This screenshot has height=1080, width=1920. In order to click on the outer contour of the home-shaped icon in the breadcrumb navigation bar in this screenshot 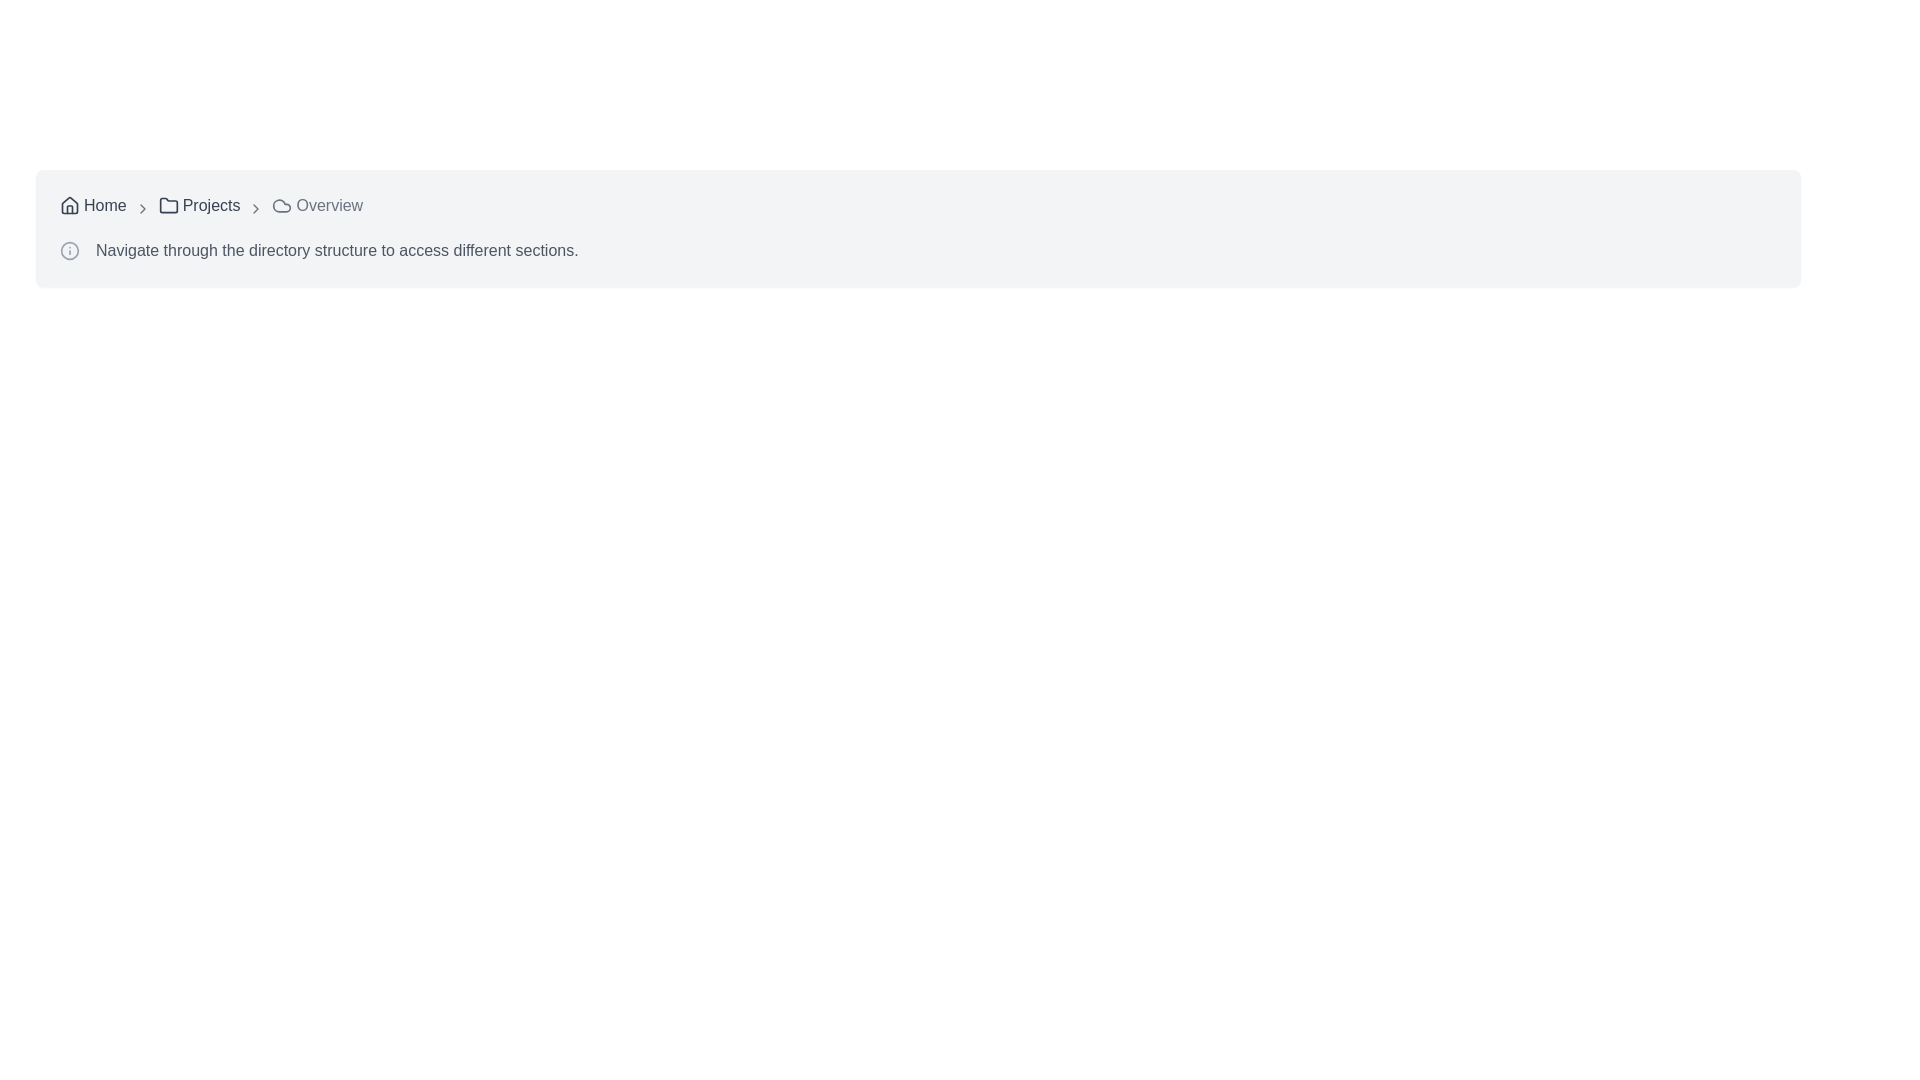, I will do `click(70, 204)`.